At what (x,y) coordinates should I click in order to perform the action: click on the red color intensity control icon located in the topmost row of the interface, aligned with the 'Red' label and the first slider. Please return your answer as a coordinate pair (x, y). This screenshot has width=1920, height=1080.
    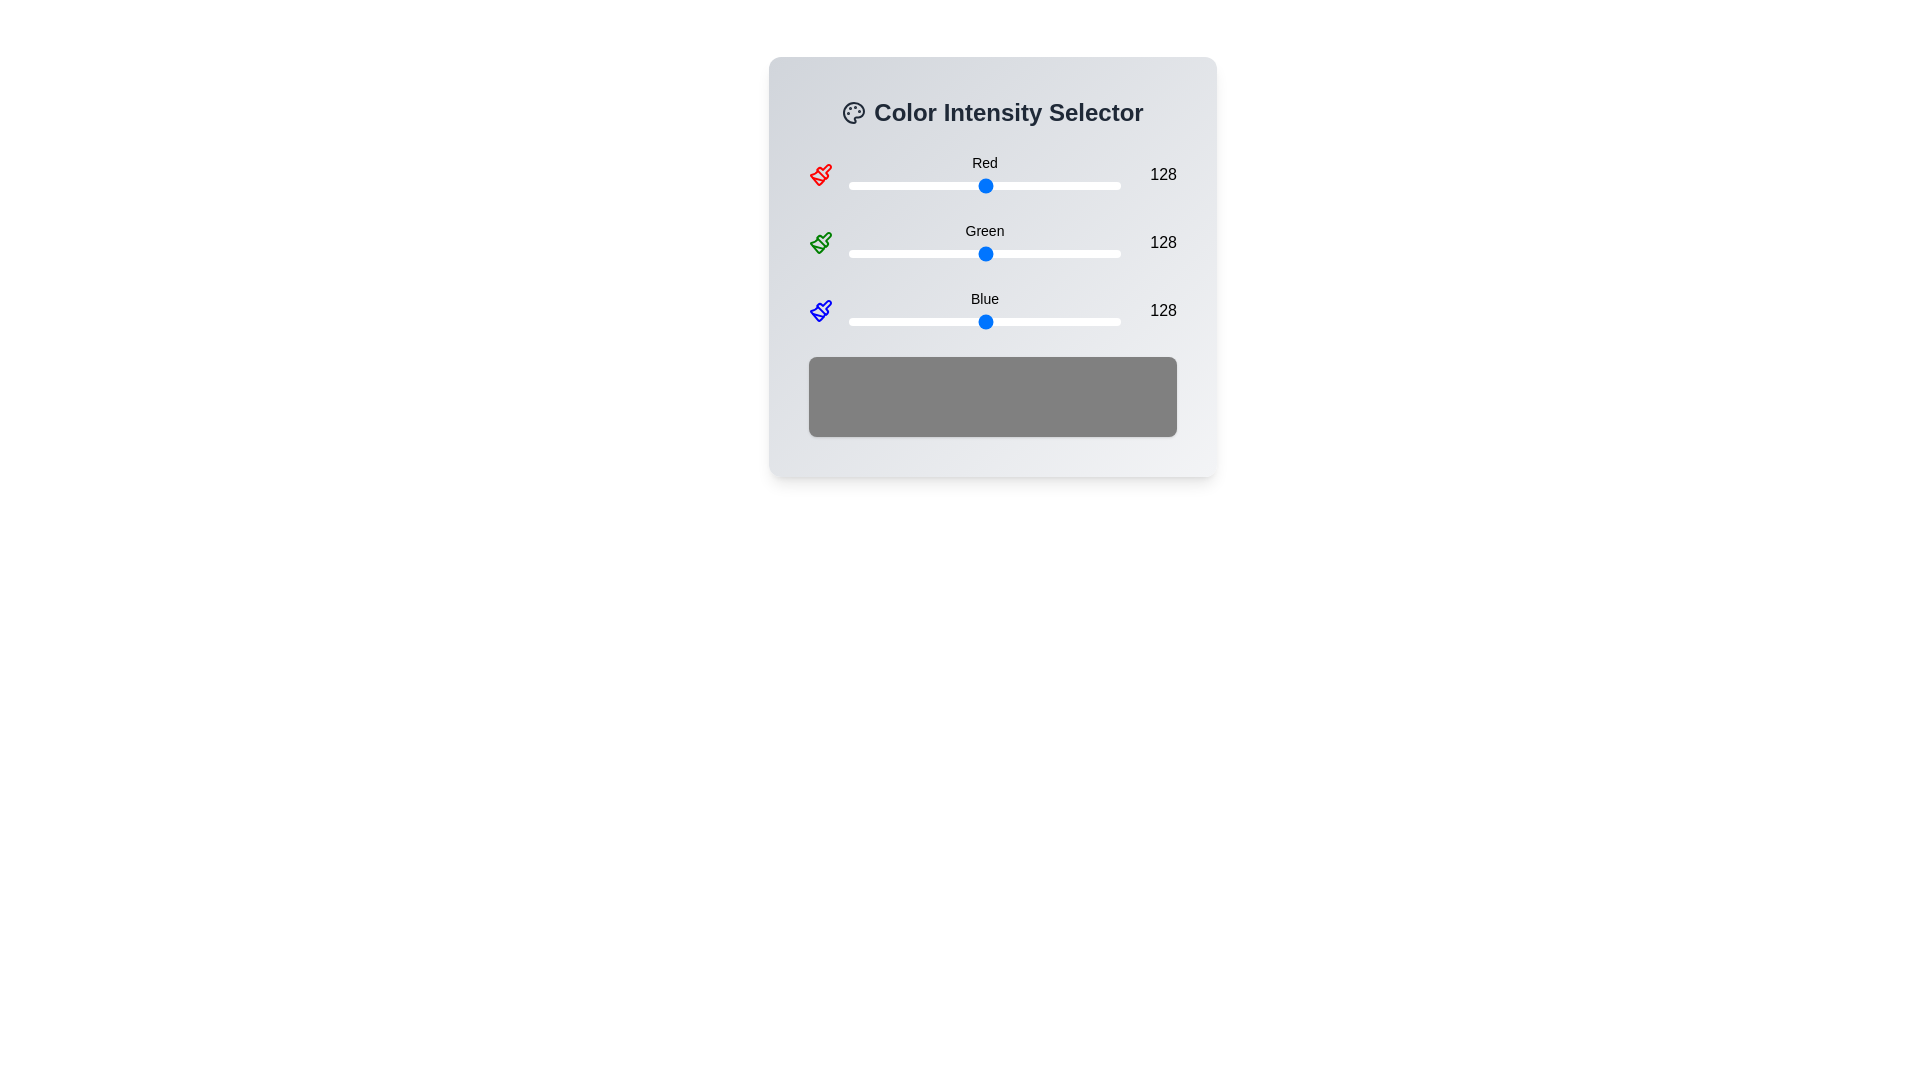
    Looking at the image, I should click on (824, 170).